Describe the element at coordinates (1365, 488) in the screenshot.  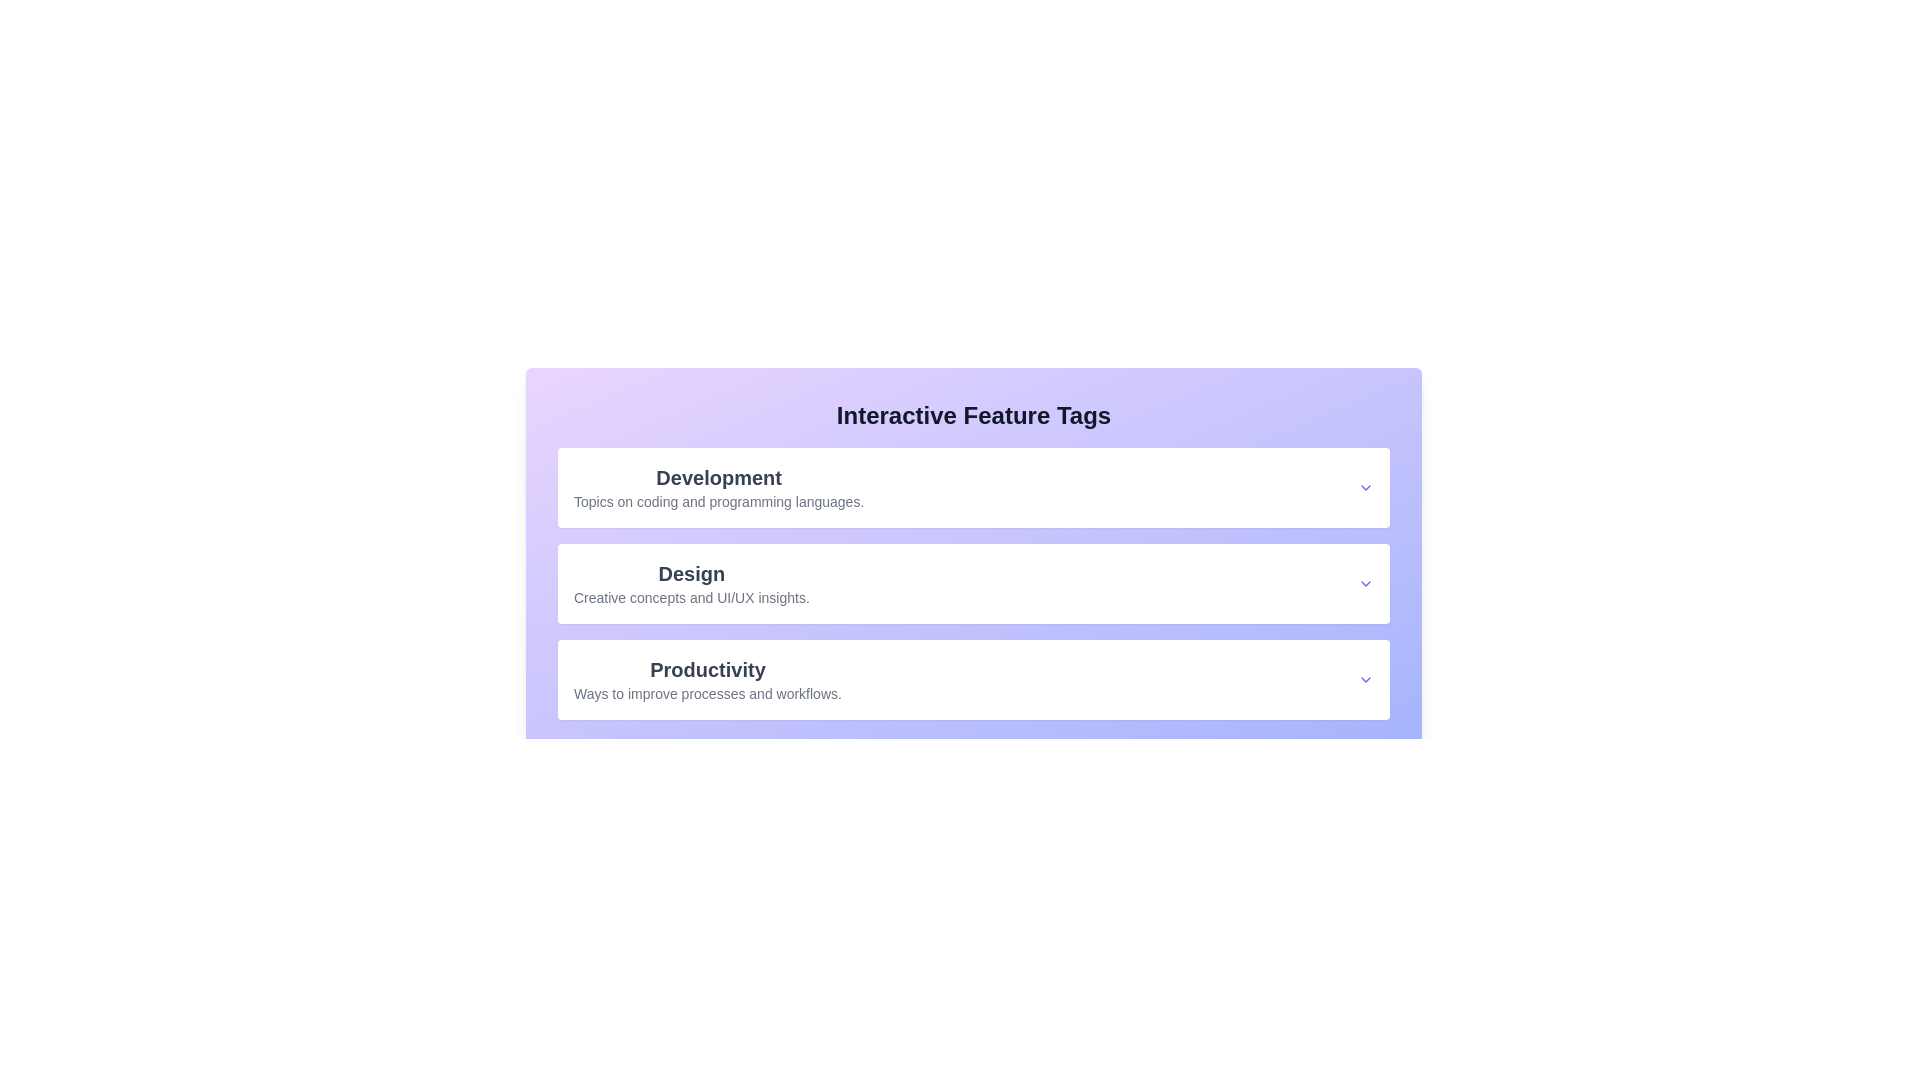
I see `the interactive dropdown toggle button located to the far right of the 'Development' heading` at that location.